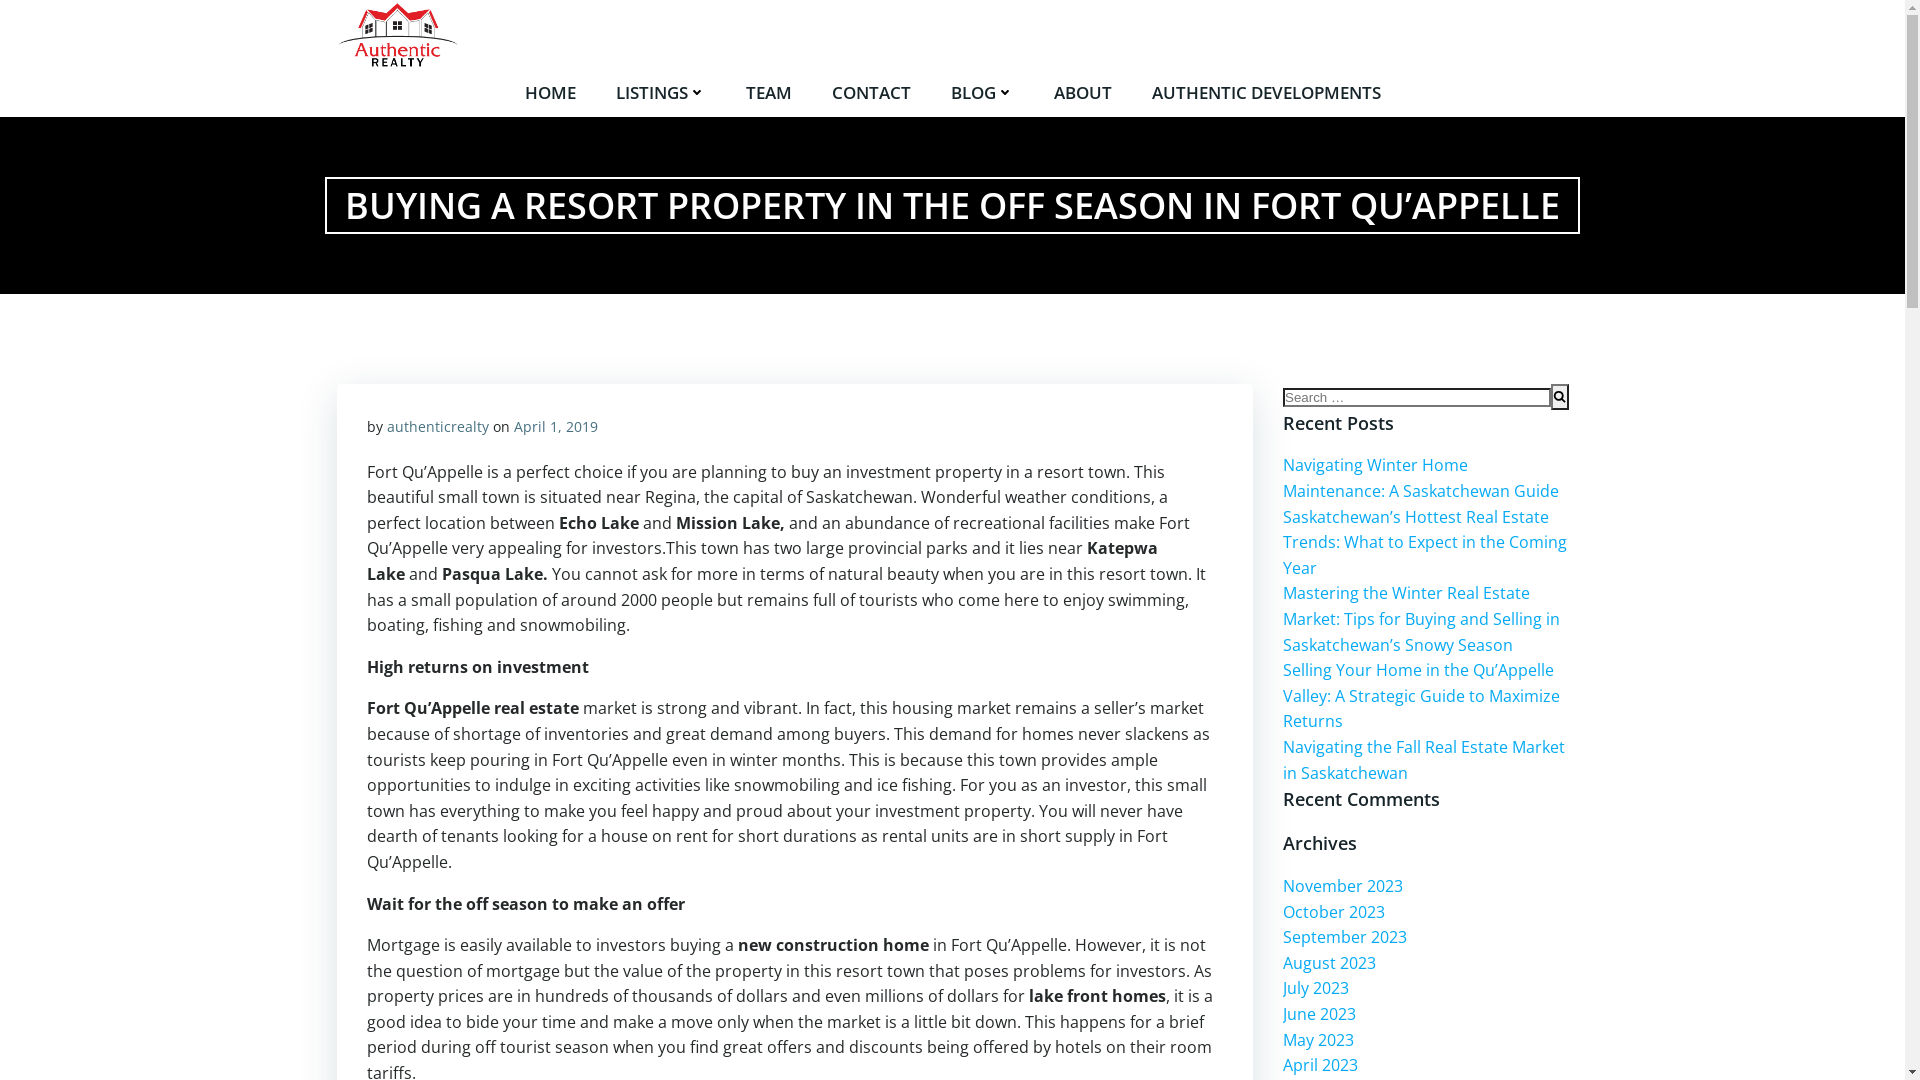 The image size is (1920, 1080). What do you see at coordinates (1343, 885) in the screenshot?
I see `'November 2023'` at bounding box center [1343, 885].